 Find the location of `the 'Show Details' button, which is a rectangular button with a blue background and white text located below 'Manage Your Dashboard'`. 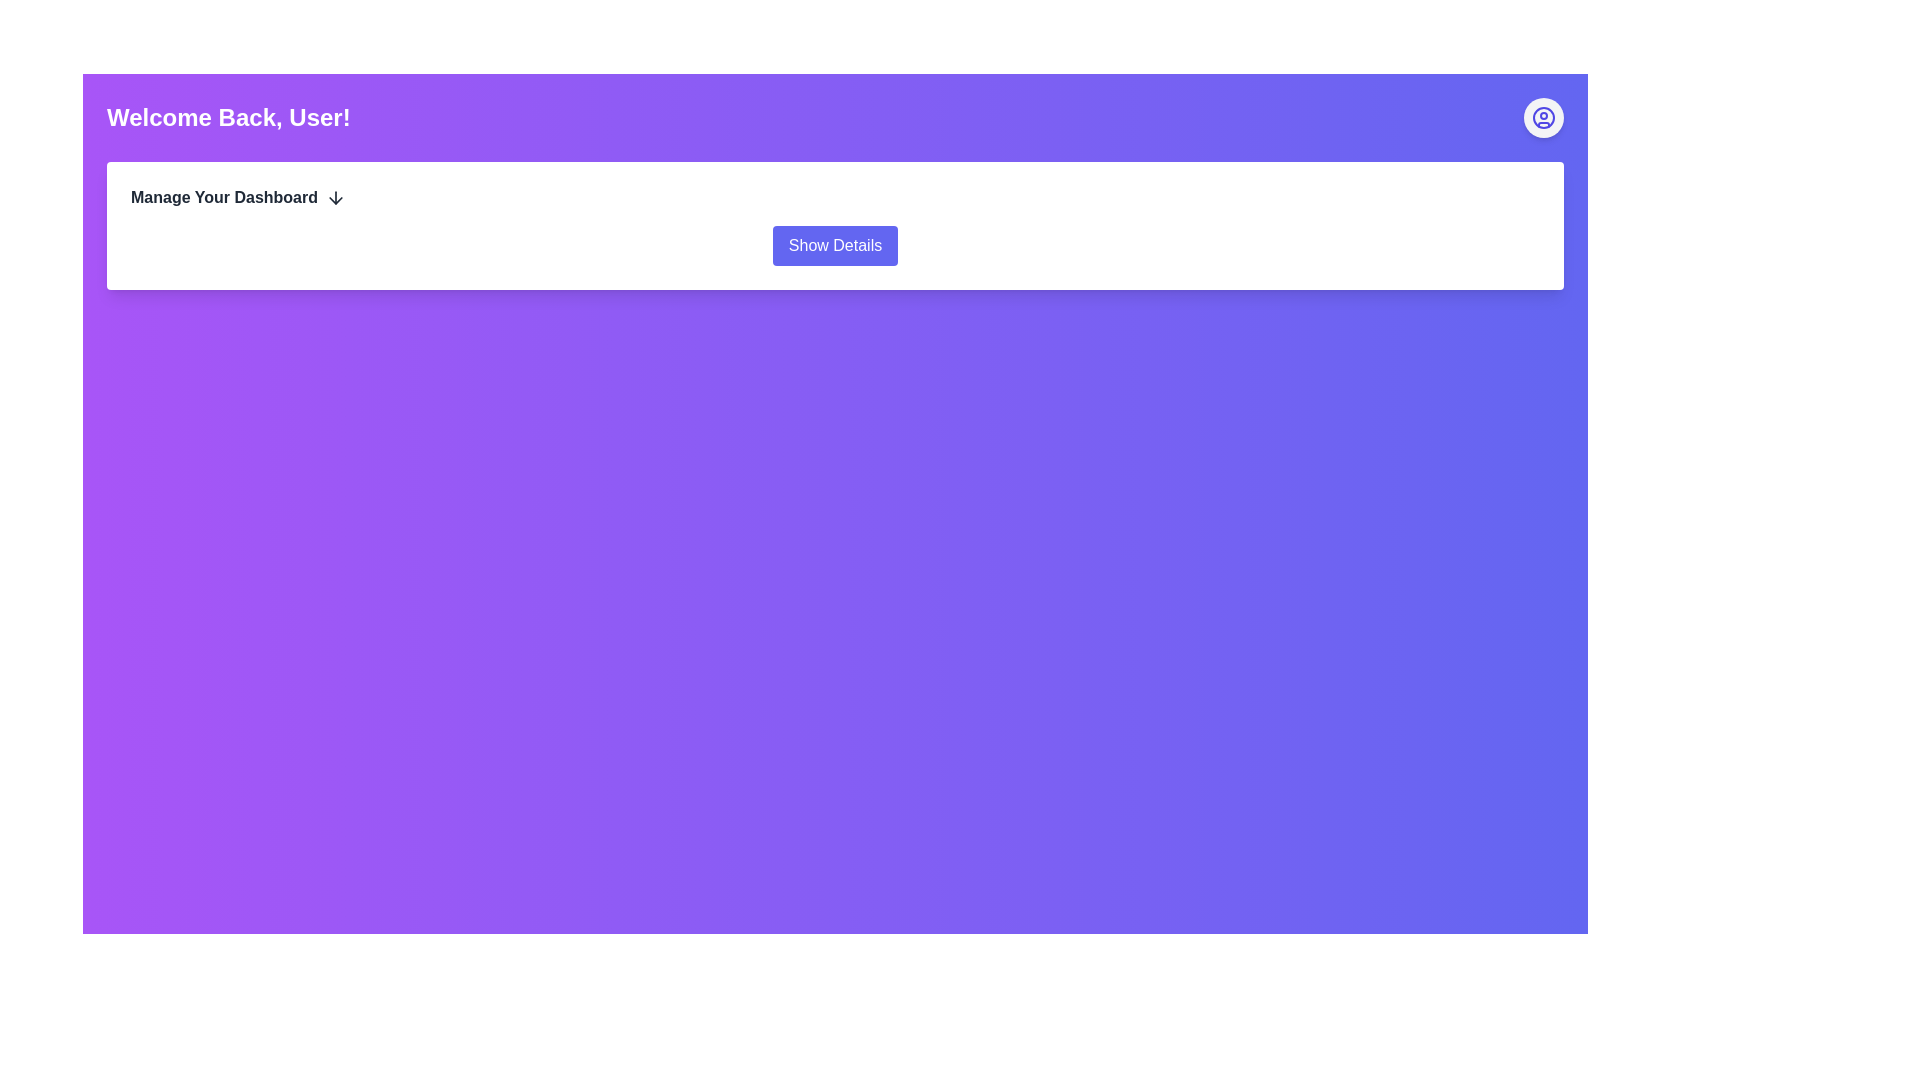

the 'Show Details' button, which is a rectangular button with a blue background and white text located below 'Manage Your Dashboard' is located at coordinates (835, 245).